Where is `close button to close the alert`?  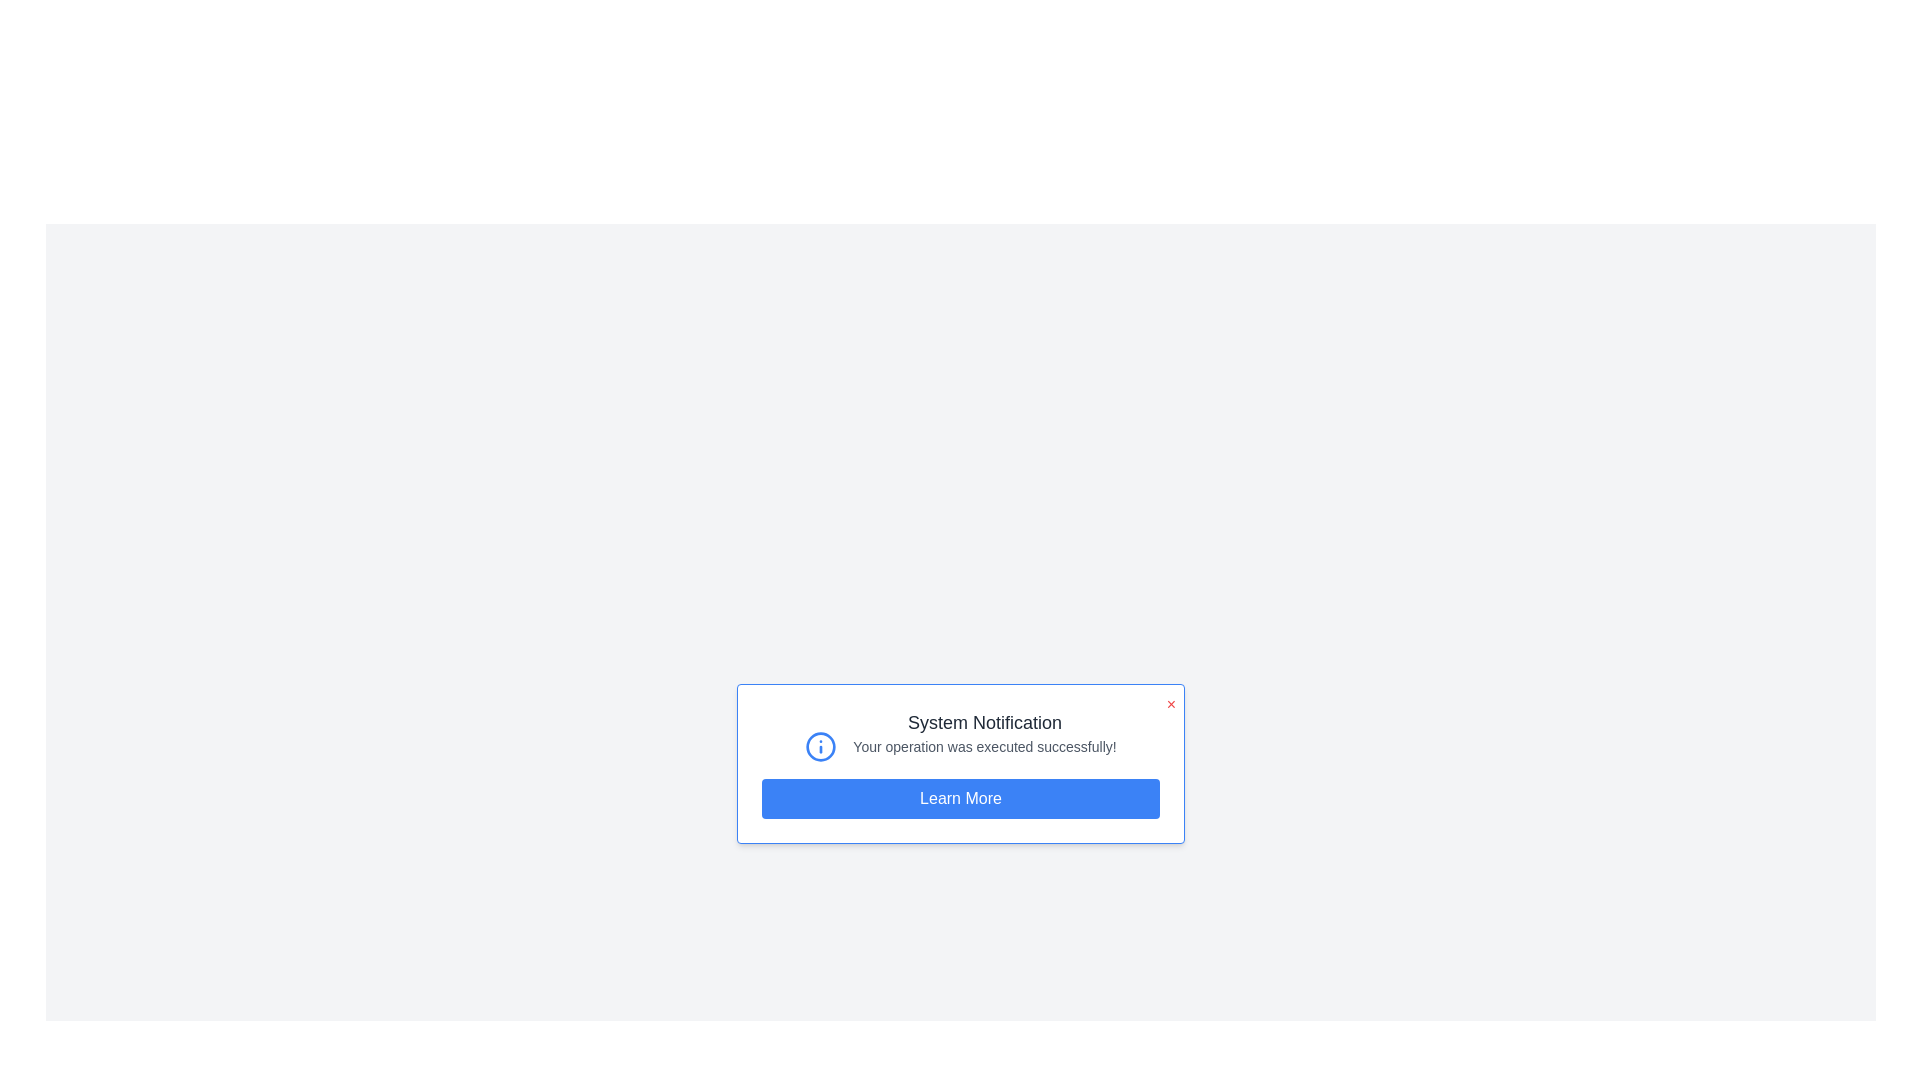 close button to close the alert is located at coordinates (1171, 703).